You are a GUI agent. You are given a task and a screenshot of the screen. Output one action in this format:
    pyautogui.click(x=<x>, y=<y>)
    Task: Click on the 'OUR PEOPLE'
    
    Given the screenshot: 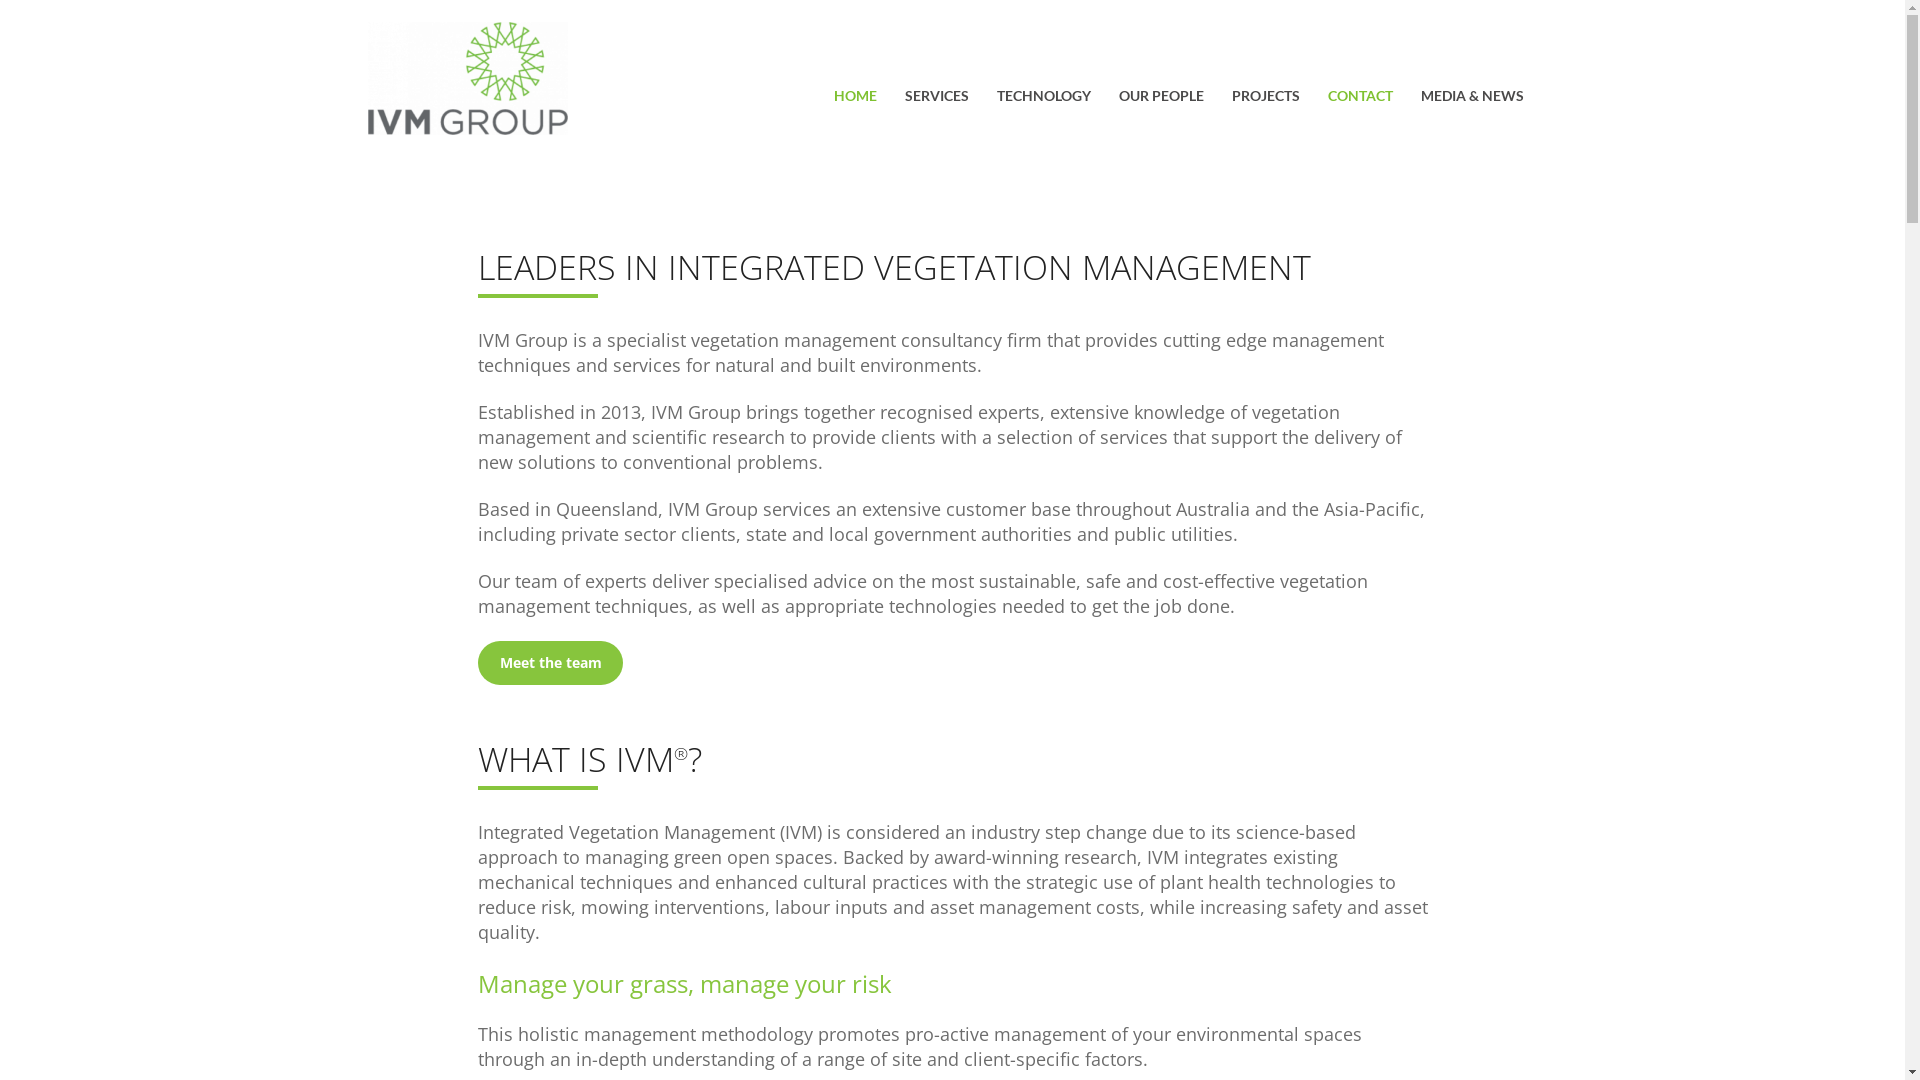 What is the action you would take?
    pyautogui.click(x=1117, y=98)
    